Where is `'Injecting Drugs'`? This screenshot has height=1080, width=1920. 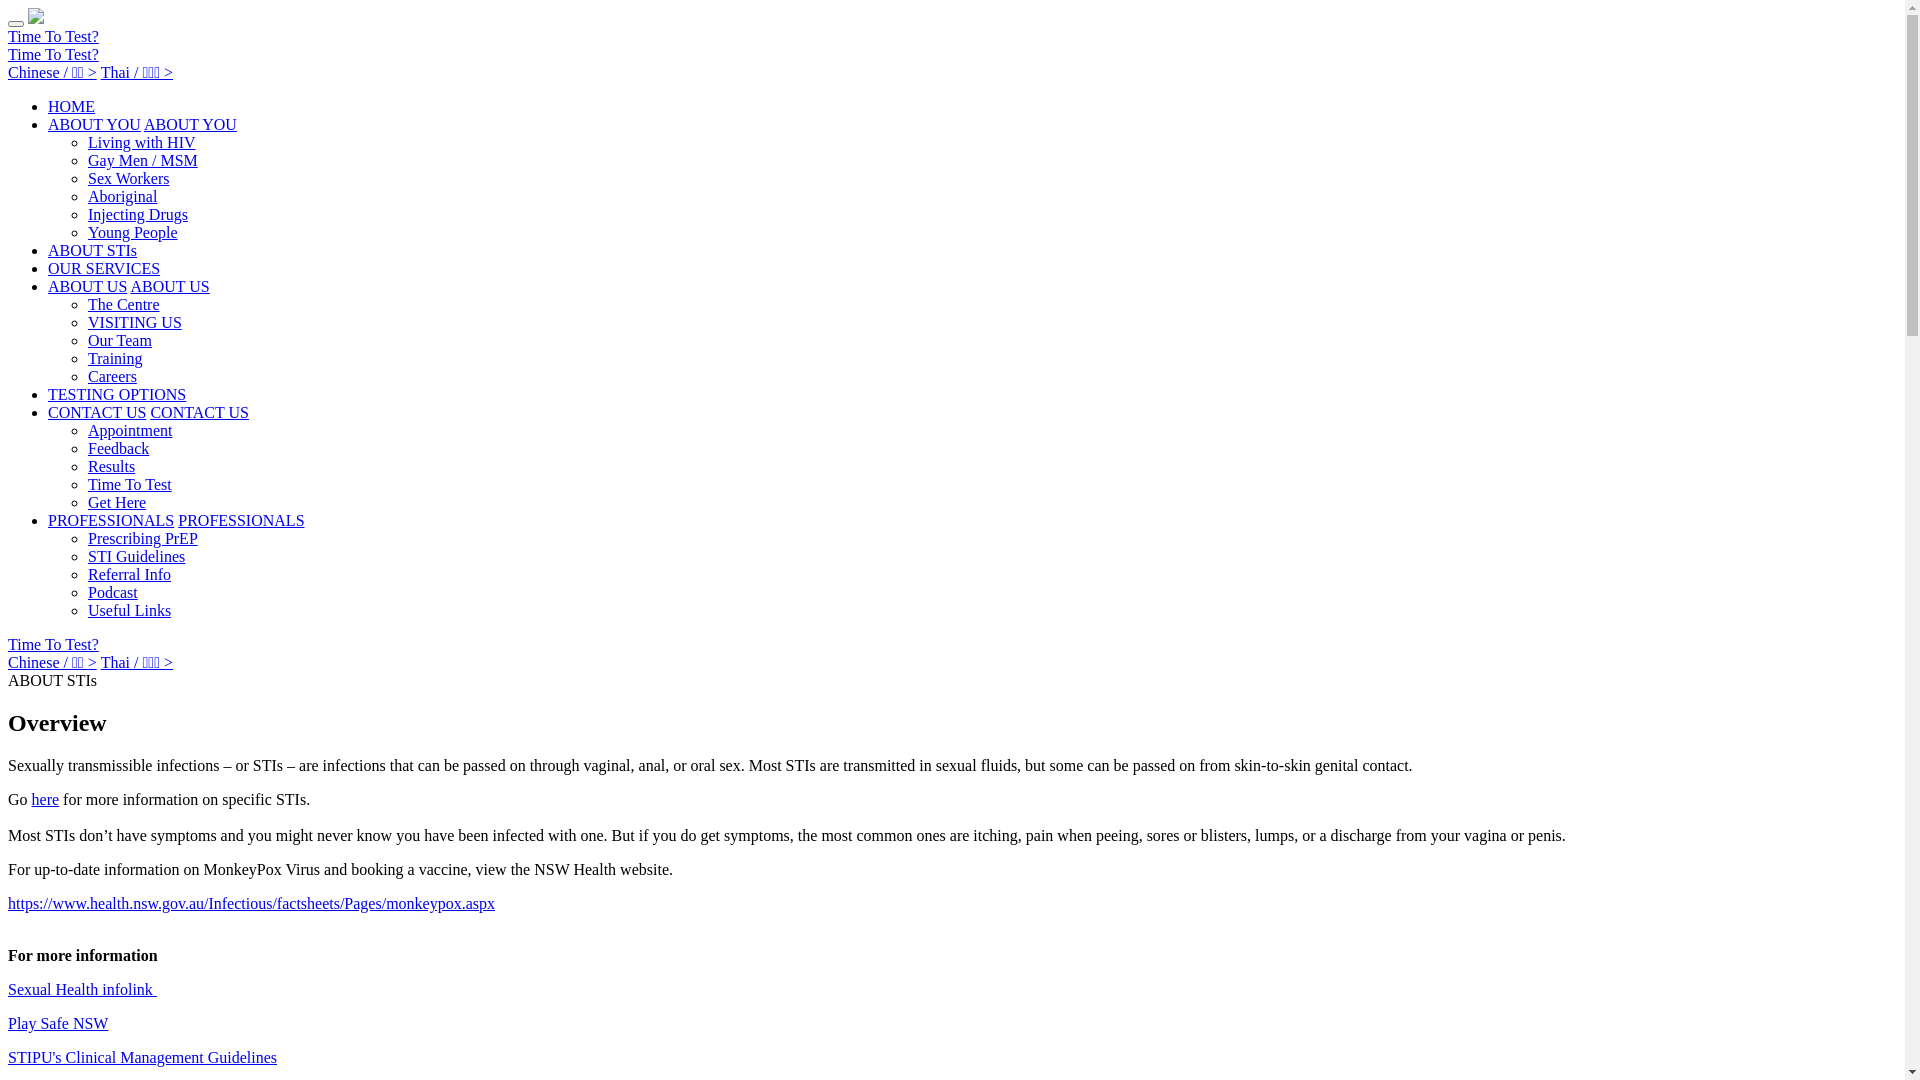 'Injecting Drugs' is located at coordinates (137, 214).